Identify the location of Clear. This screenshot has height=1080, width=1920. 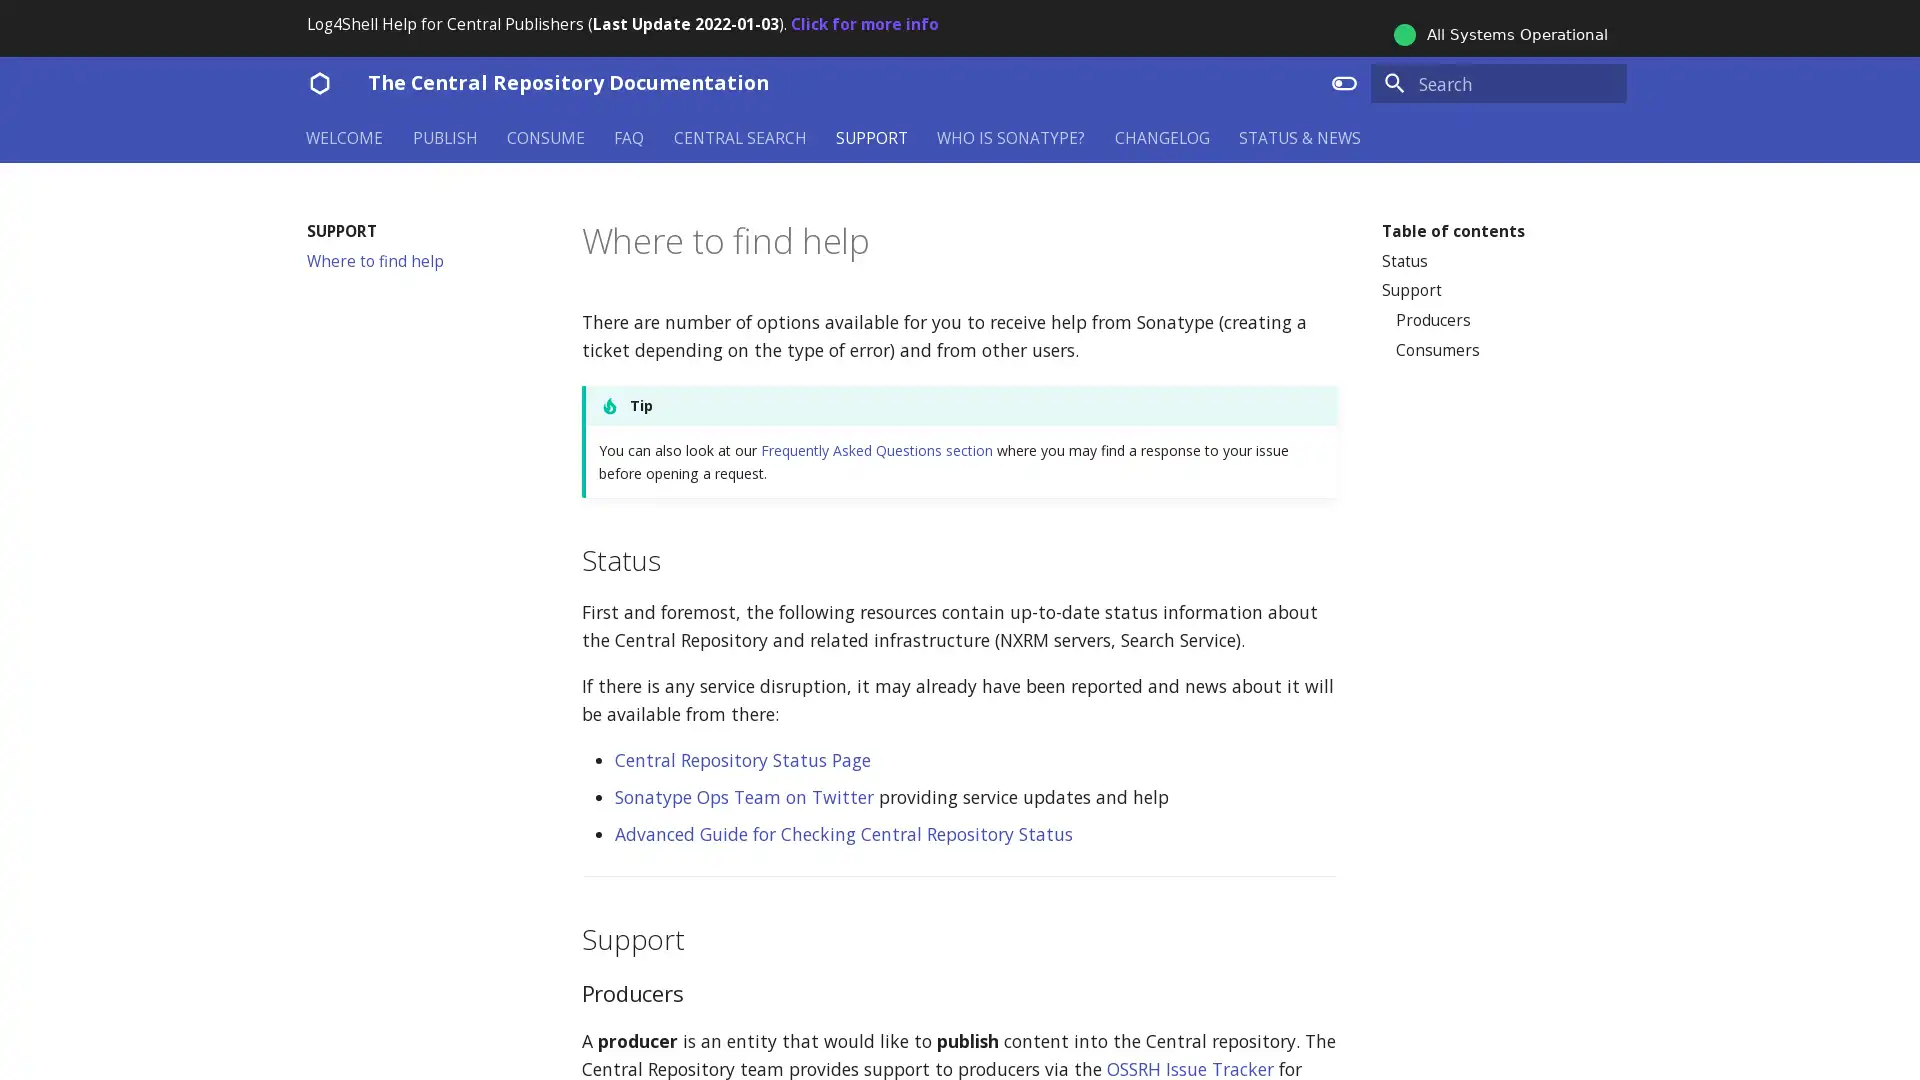
(1602, 82).